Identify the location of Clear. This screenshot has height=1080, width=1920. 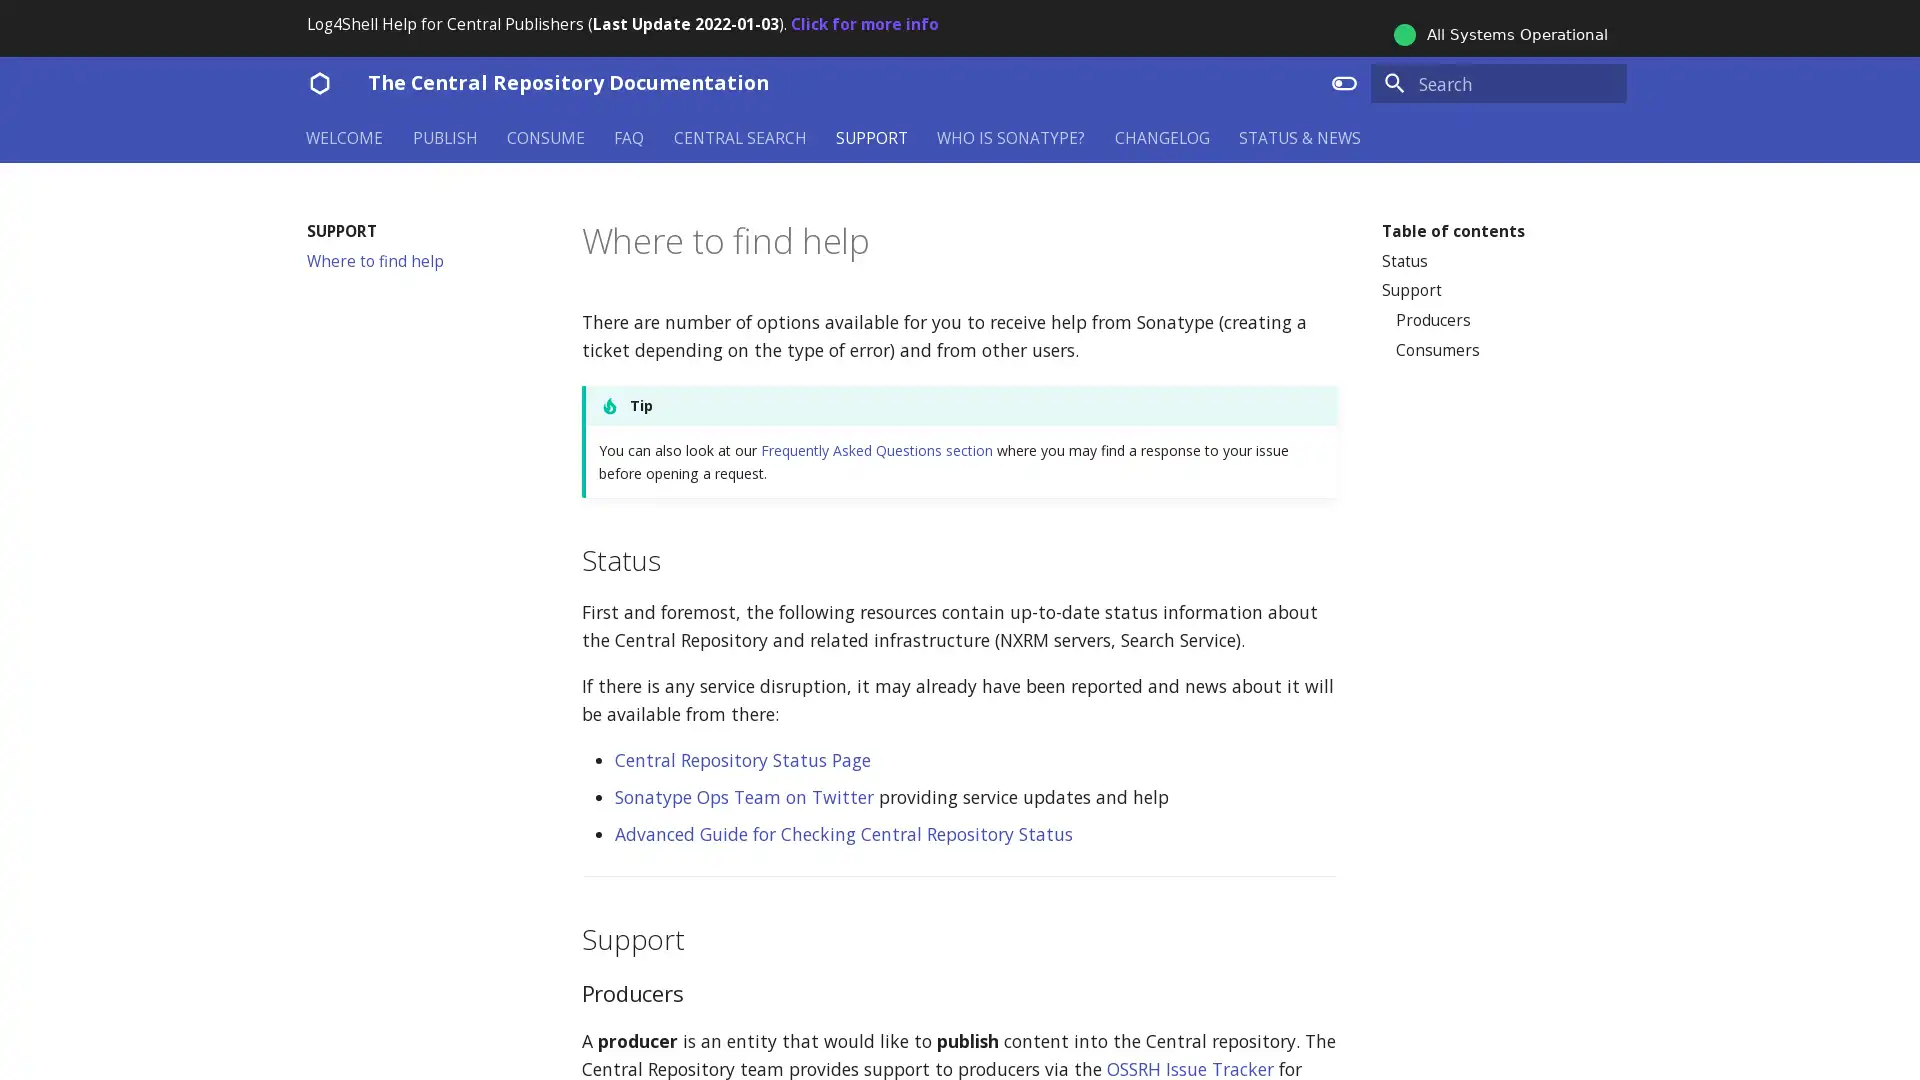
(1602, 82).